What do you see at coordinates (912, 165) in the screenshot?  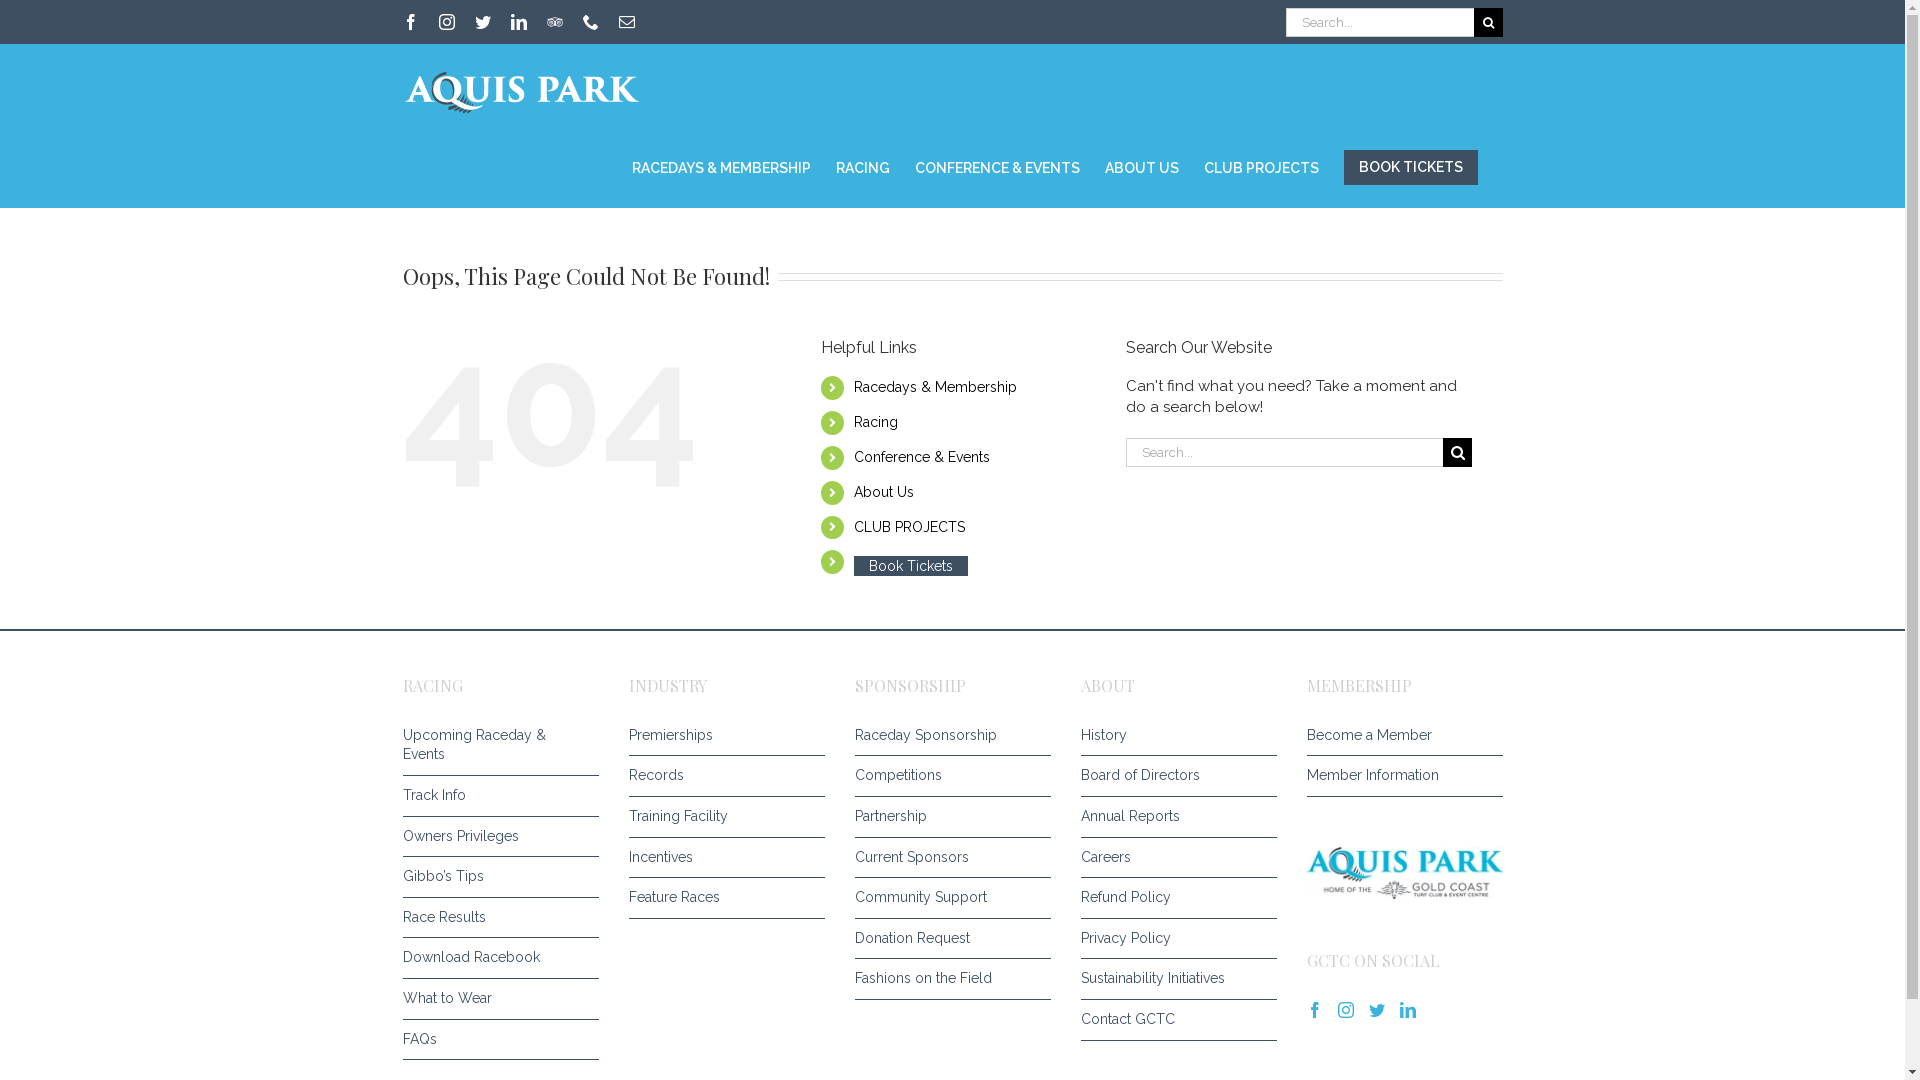 I see `'CONFERENCE & EVENTS'` at bounding box center [912, 165].